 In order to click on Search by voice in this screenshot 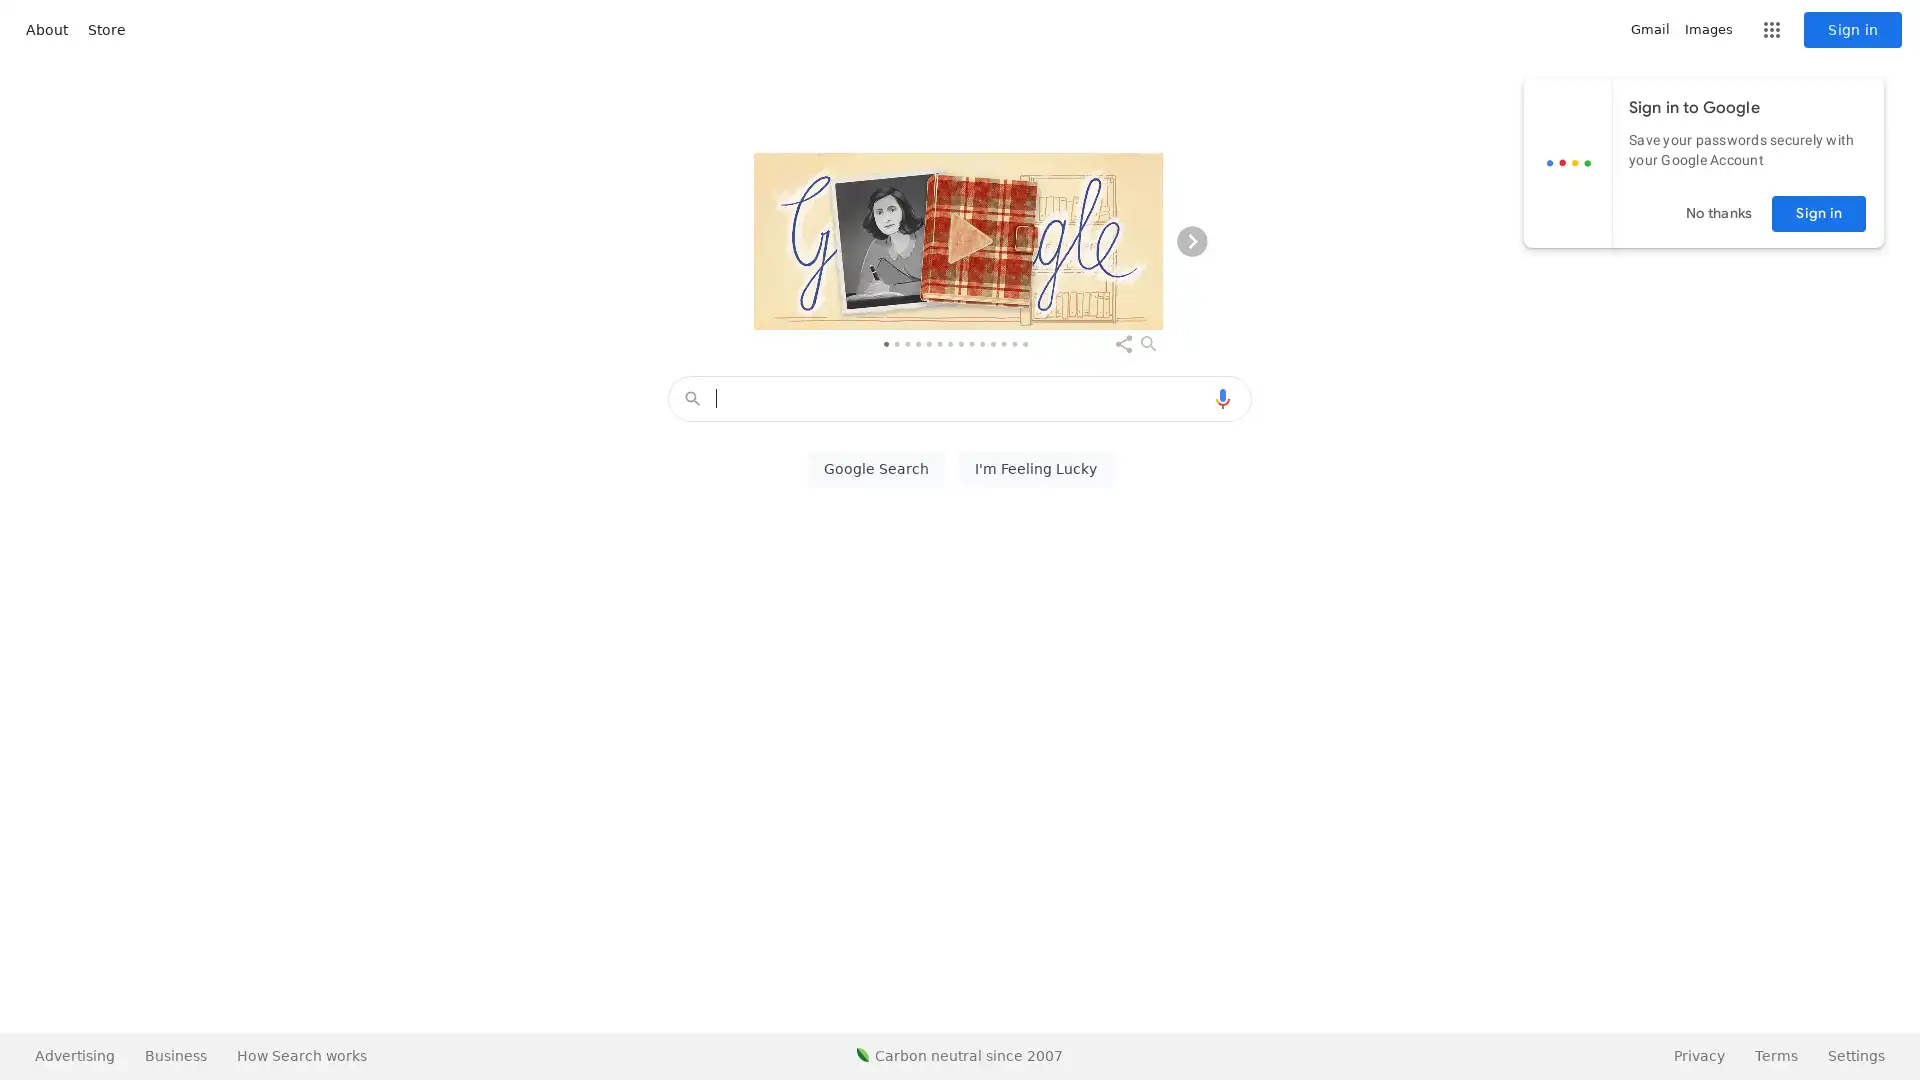, I will do `click(1222, 398)`.